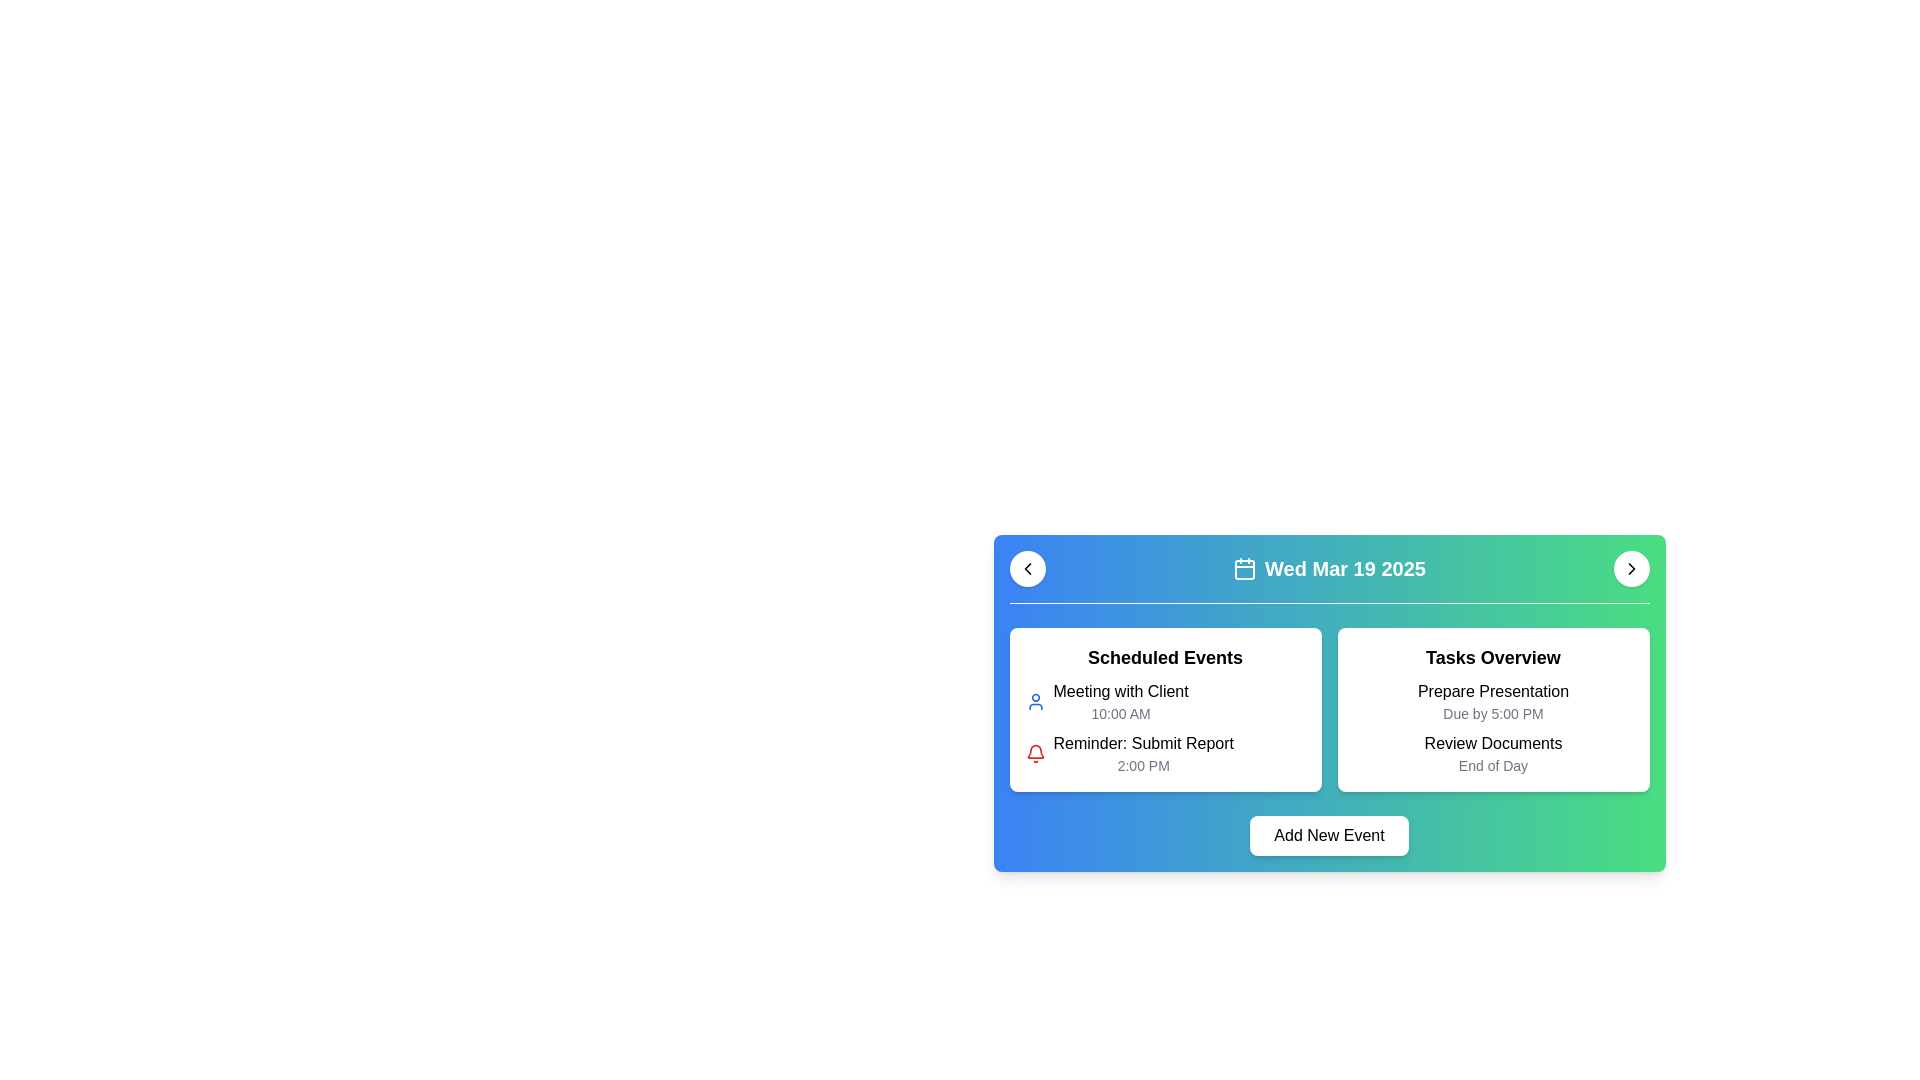 This screenshot has height=1080, width=1920. Describe the element at coordinates (1493, 690) in the screenshot. I see `text from the 'Prepare Presentation' title label located in the 'Tasks Overview' panel on the right side of the interface` at that location.